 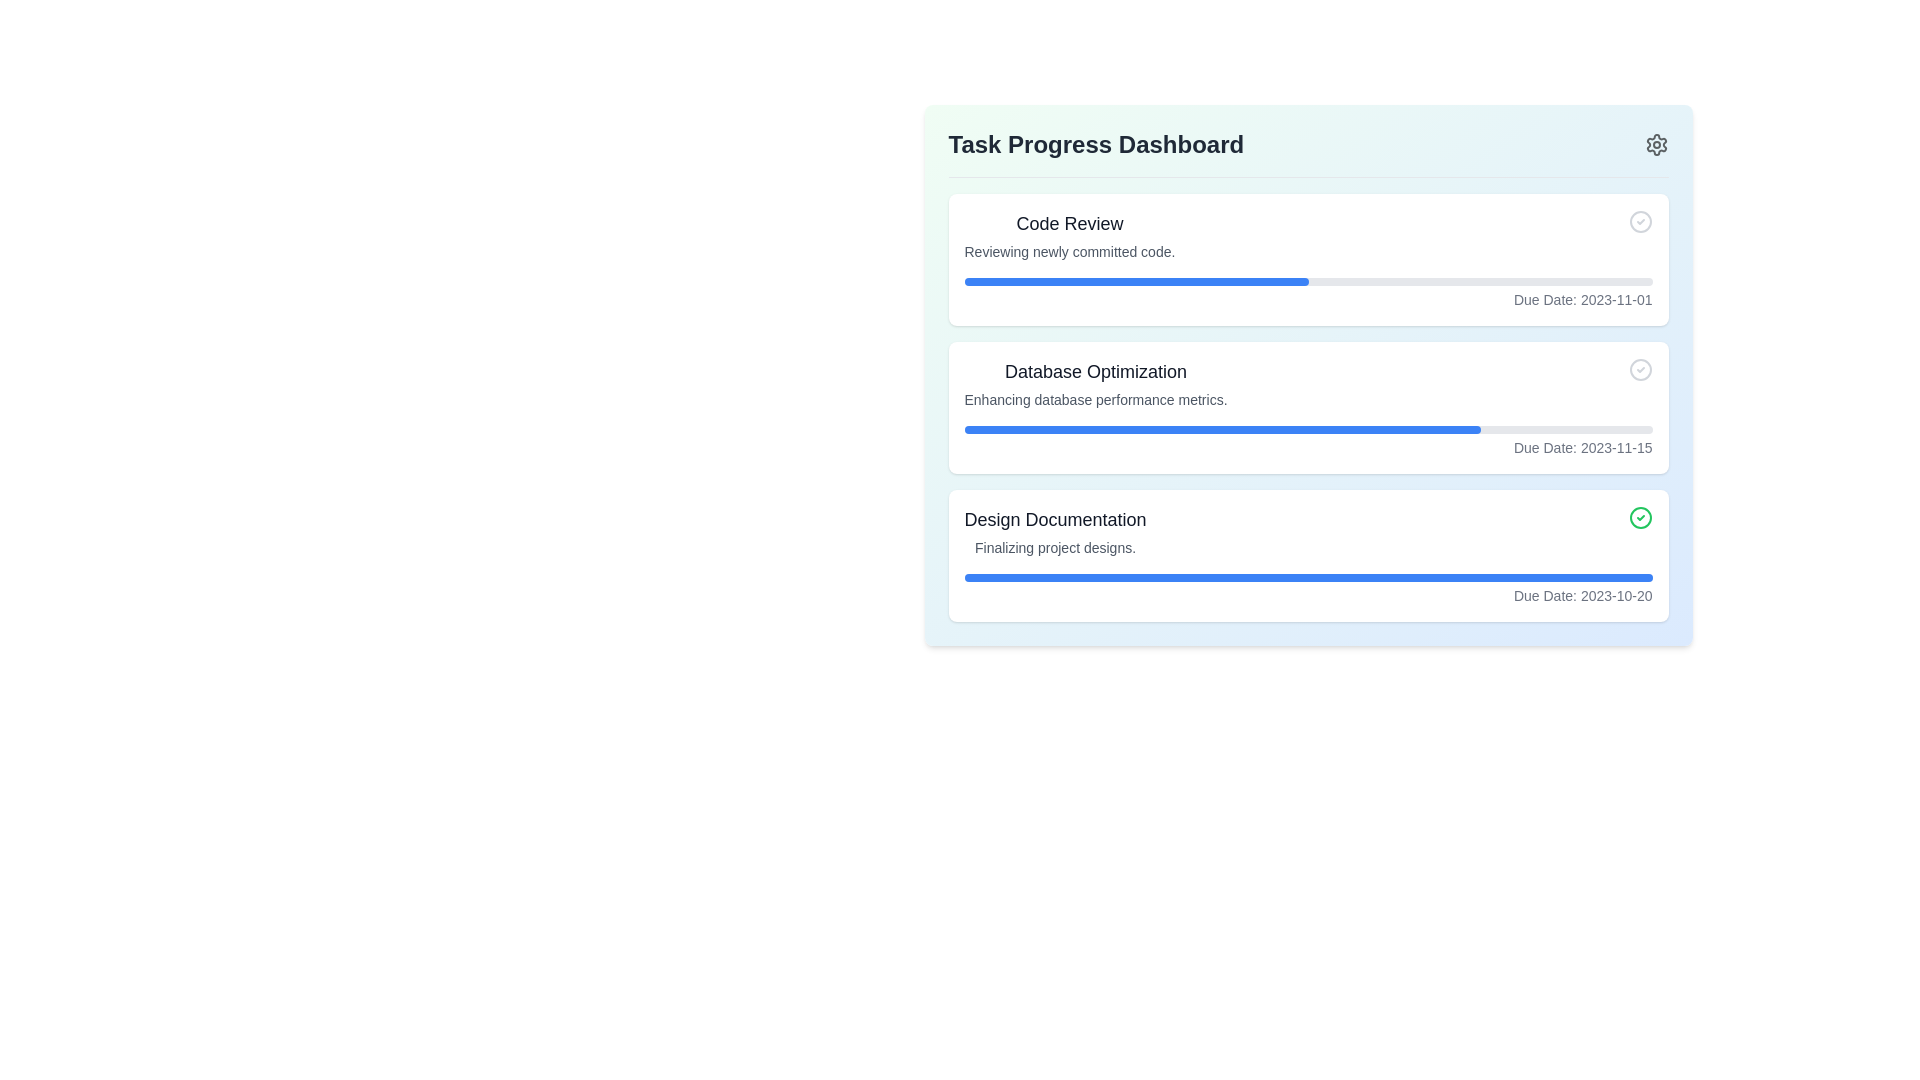 I want to click on the static text that specifies the due date for the task in the 'Code Review' card, located in the bottom-right section below the progress bar, so click(x=1308, y=293).